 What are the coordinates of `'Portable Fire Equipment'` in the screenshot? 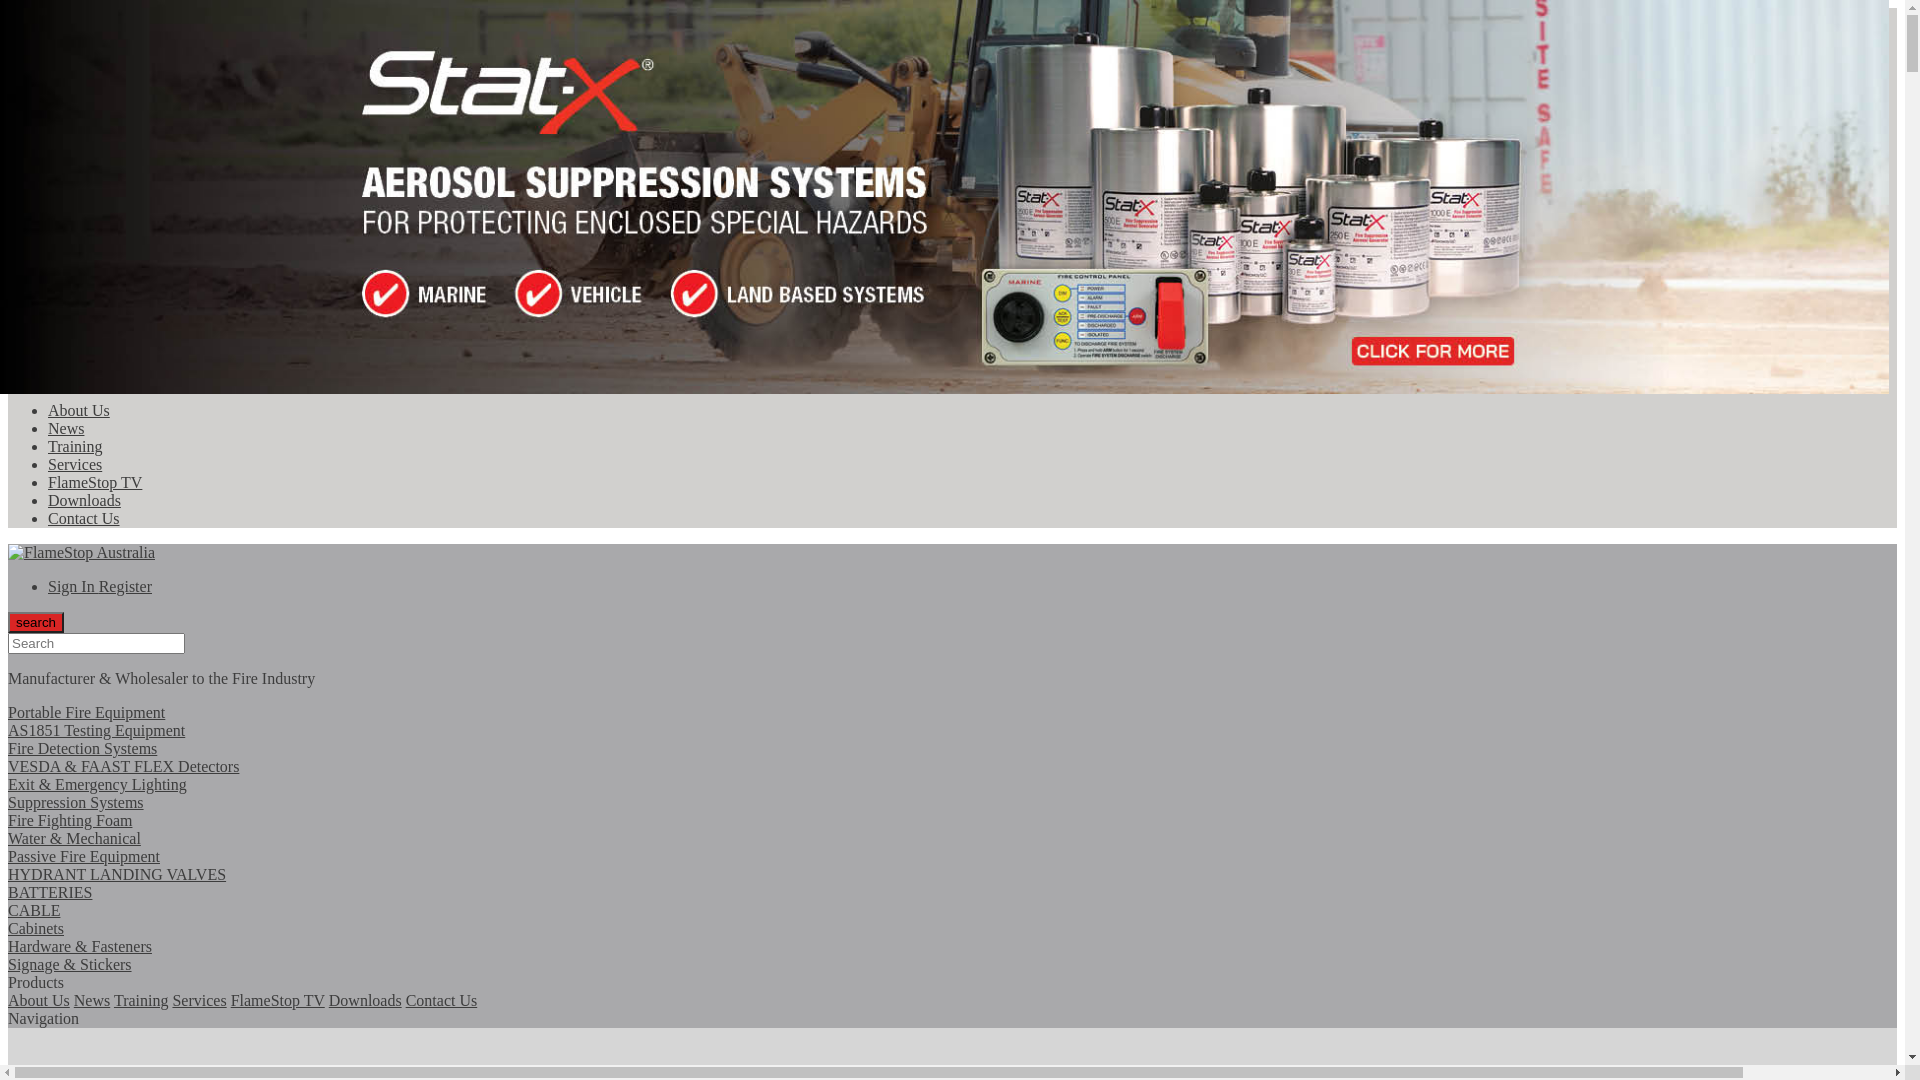 It's located at (8, 711).